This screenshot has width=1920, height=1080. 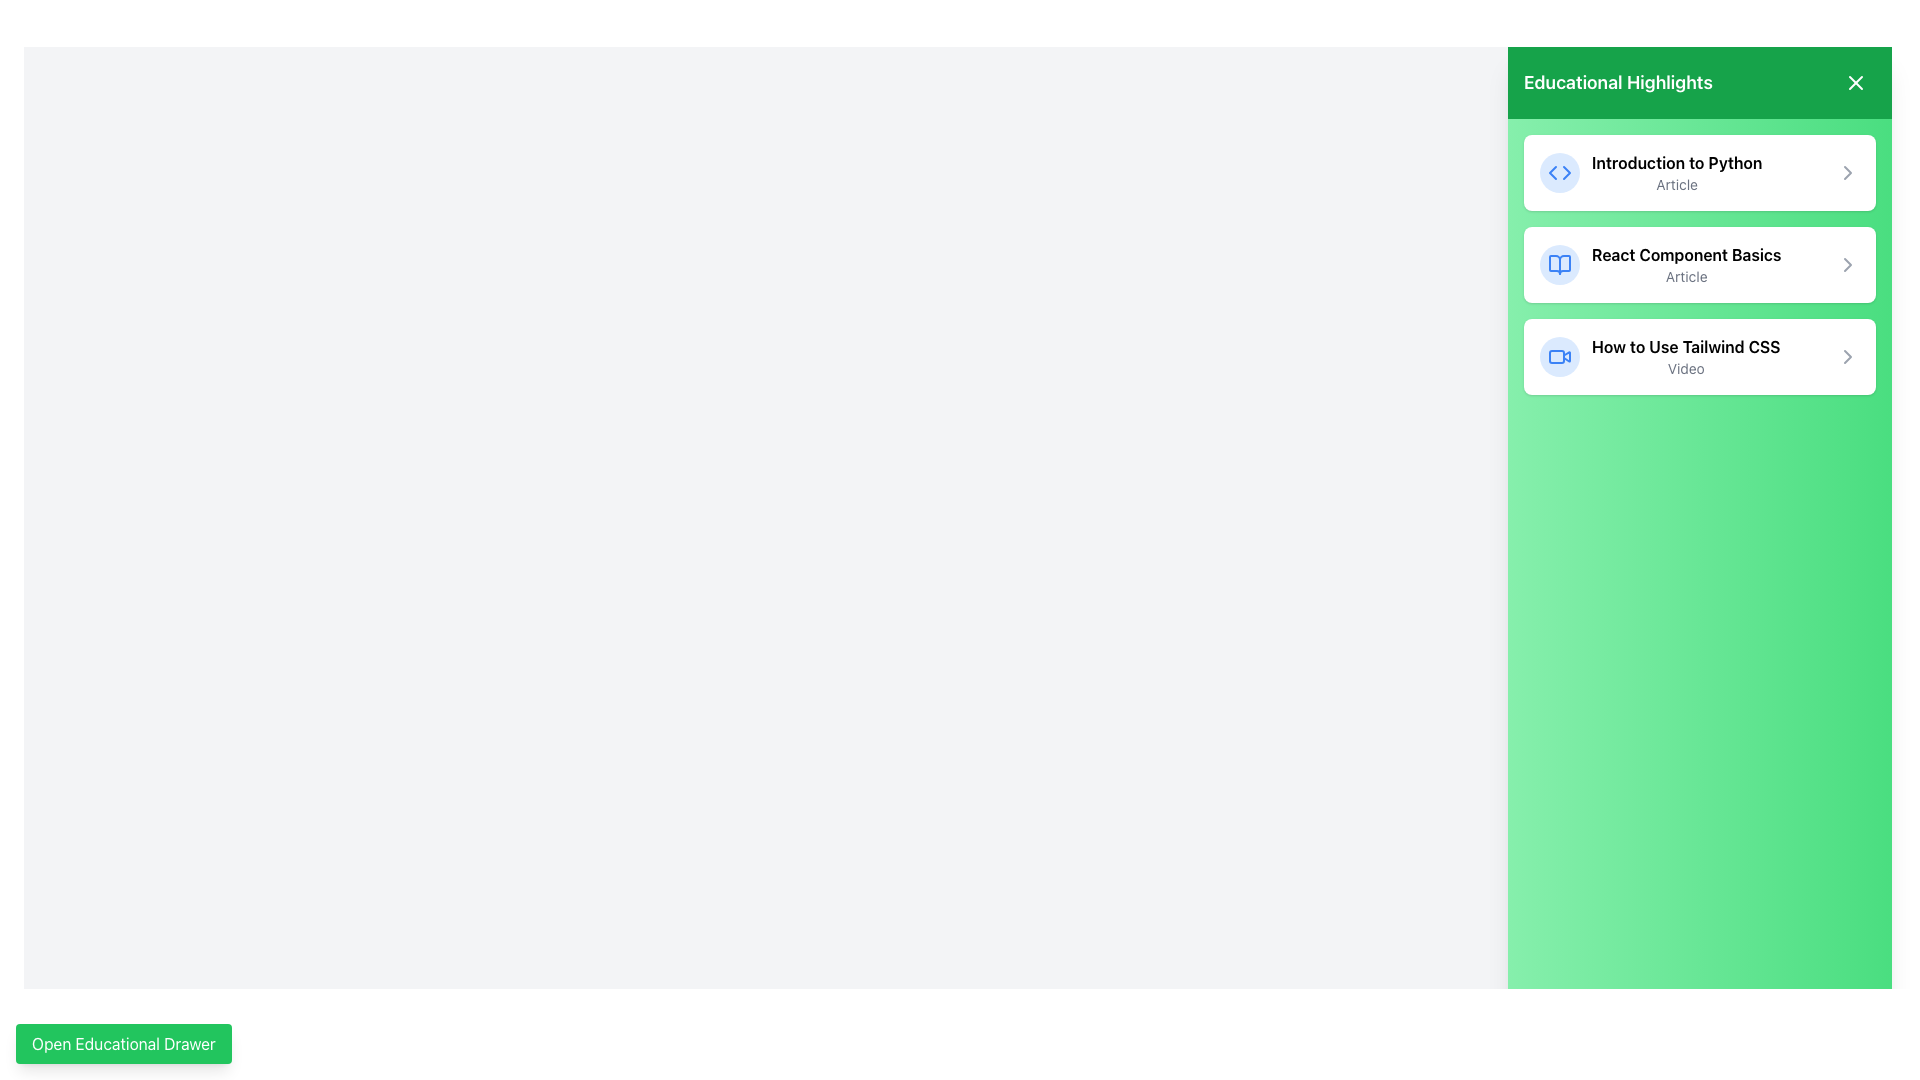 I want to click on the third button in the vertical sidebar stack, so click(x=1698, y=356).